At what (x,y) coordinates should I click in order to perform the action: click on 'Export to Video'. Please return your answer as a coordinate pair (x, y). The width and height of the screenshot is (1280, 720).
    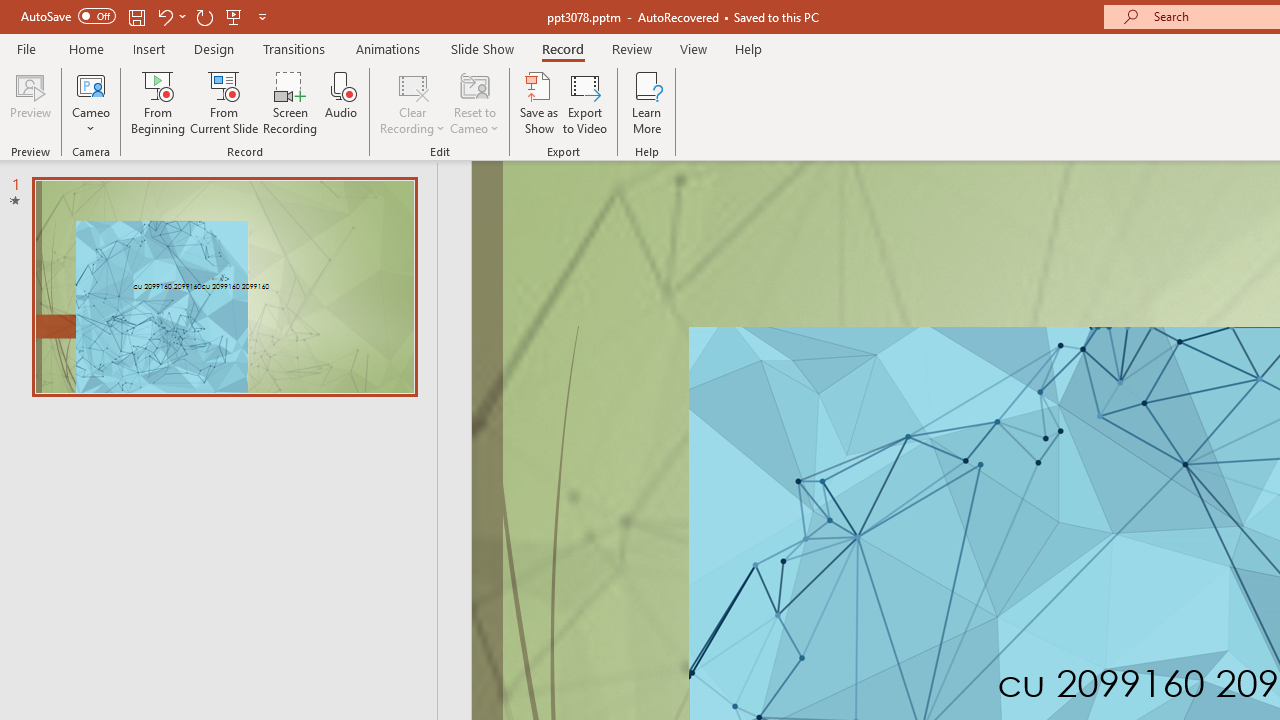
    Looking at the image, I should click on (584, 103).